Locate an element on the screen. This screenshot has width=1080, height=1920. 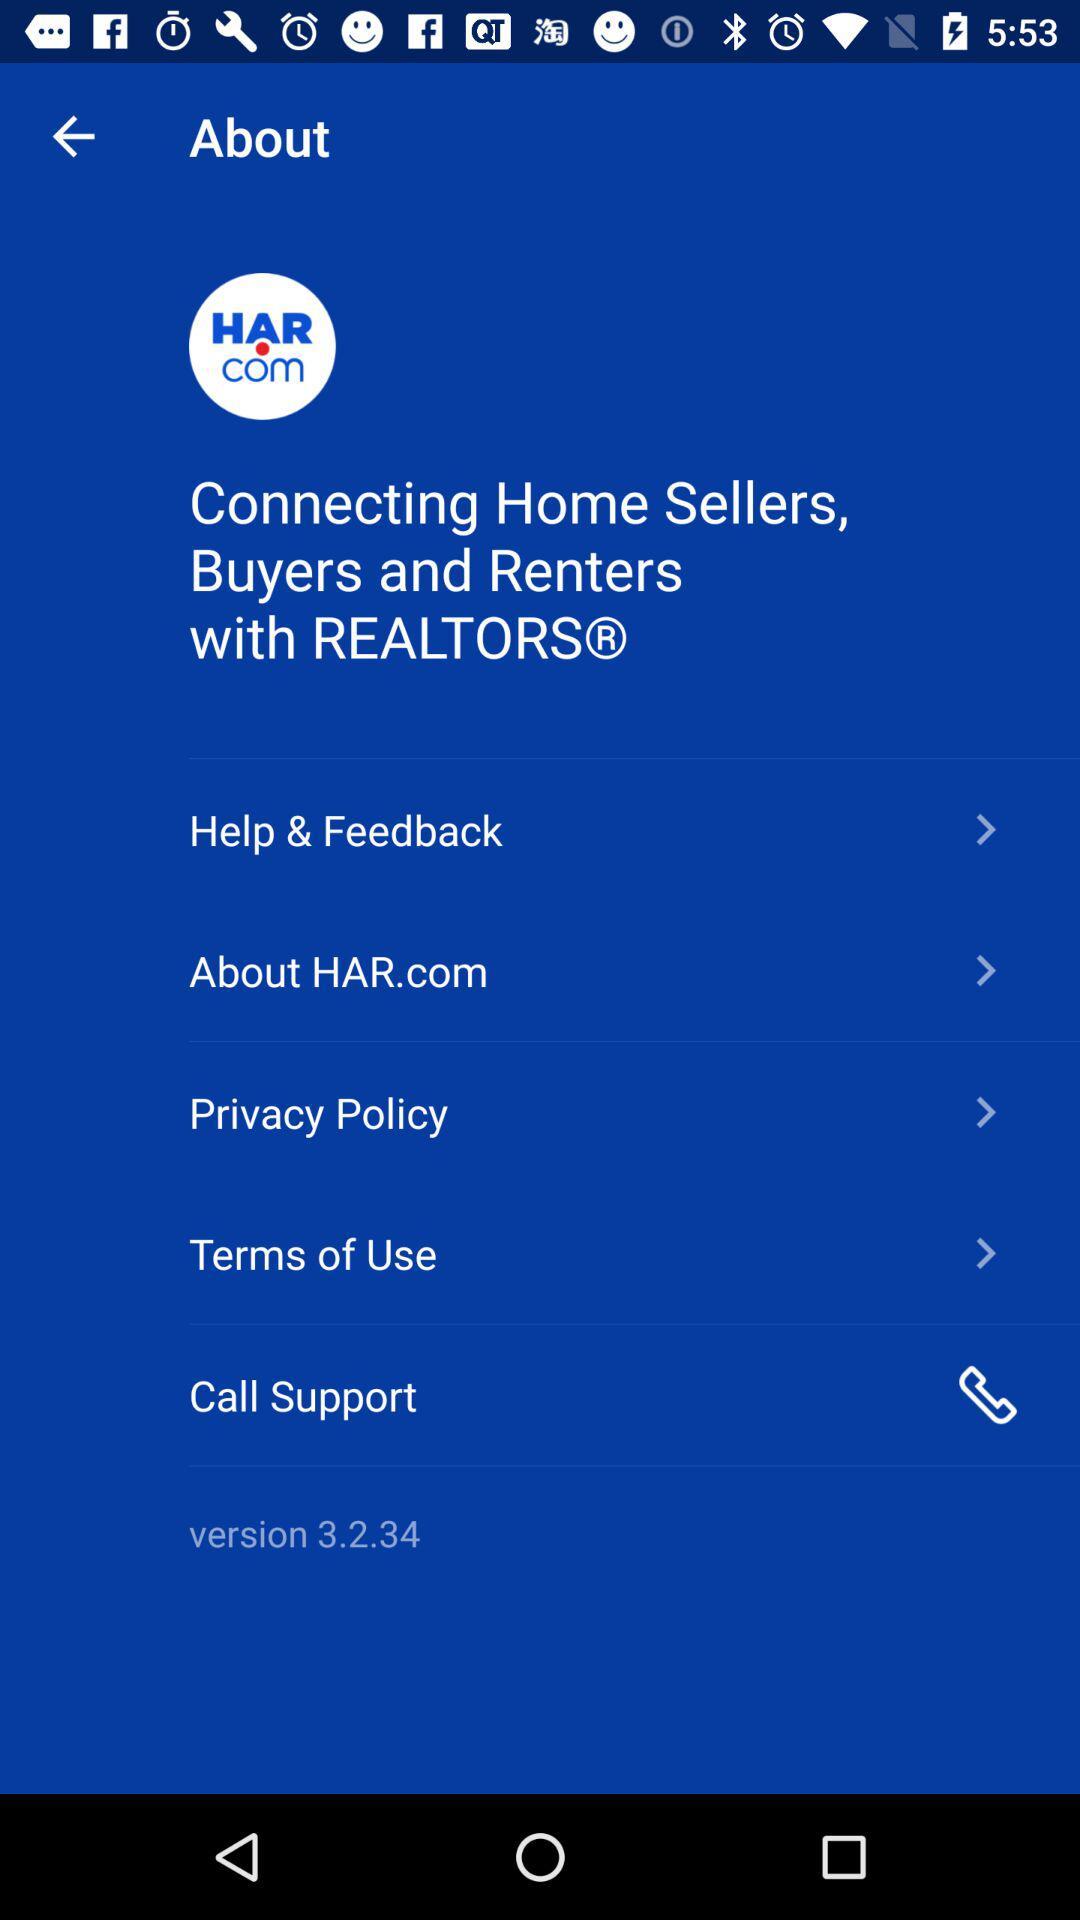
item to the left of the about item is located at coordinates (72, 135).